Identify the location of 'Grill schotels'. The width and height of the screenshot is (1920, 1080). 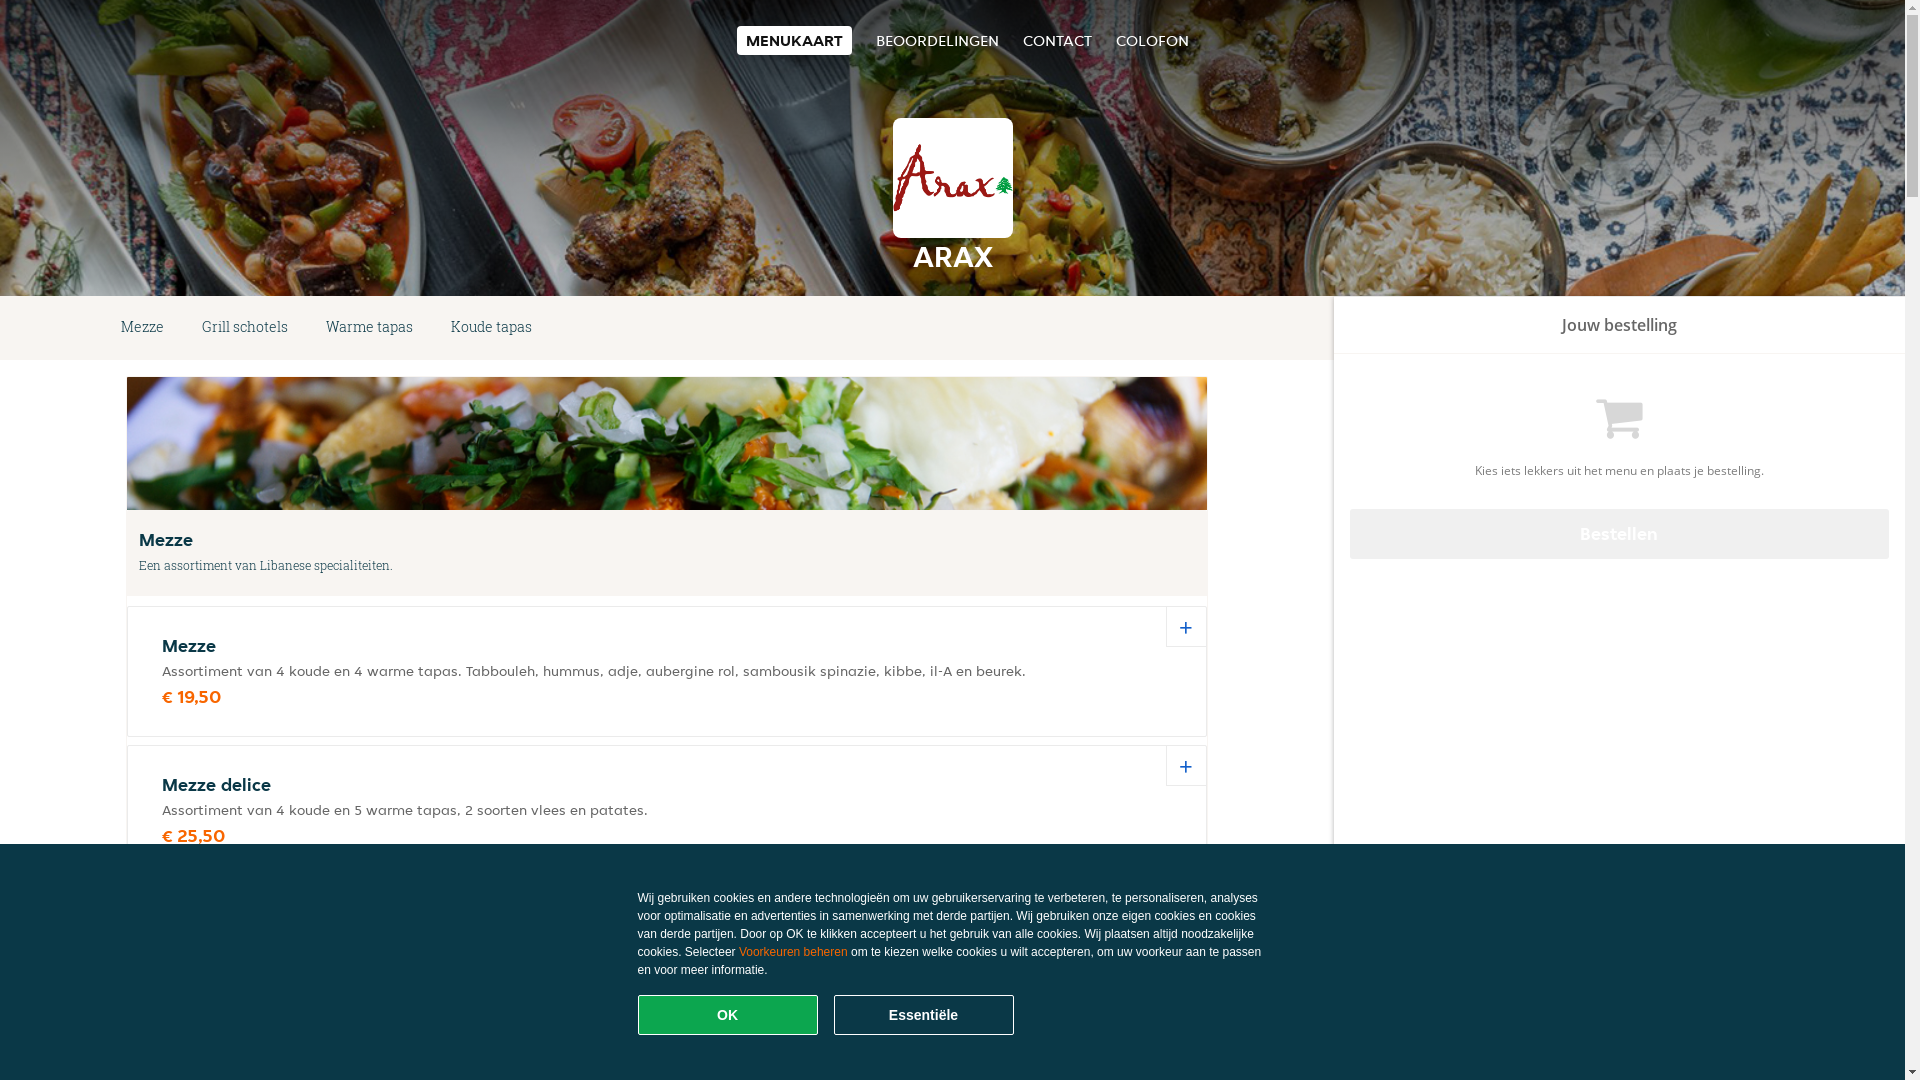
(243, 326).